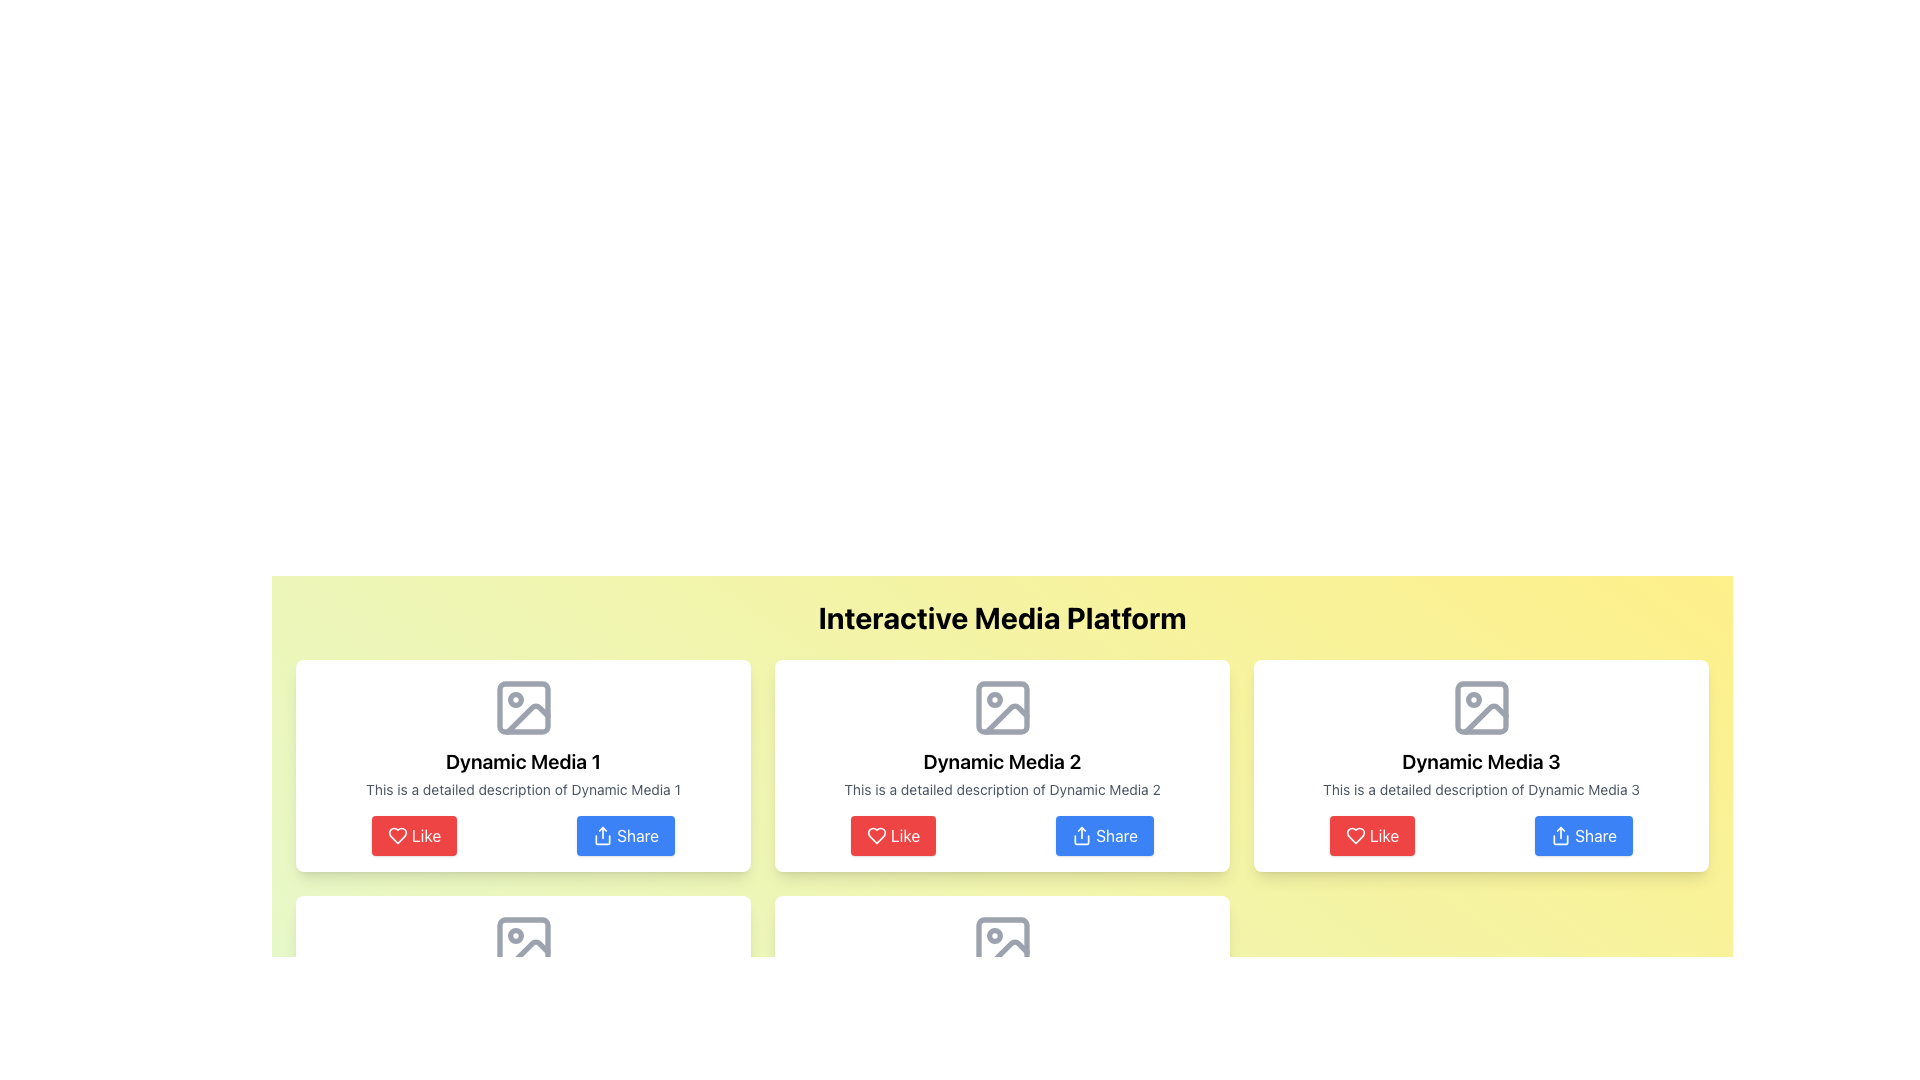 The height and width of the screenshot is (1080, 1920). I want to click on the SVG shape representing a missing image placeholder in the icon region of the second card labeled 'Dynamic Media 2', located in the third row of the layout, so click(1002, 944).